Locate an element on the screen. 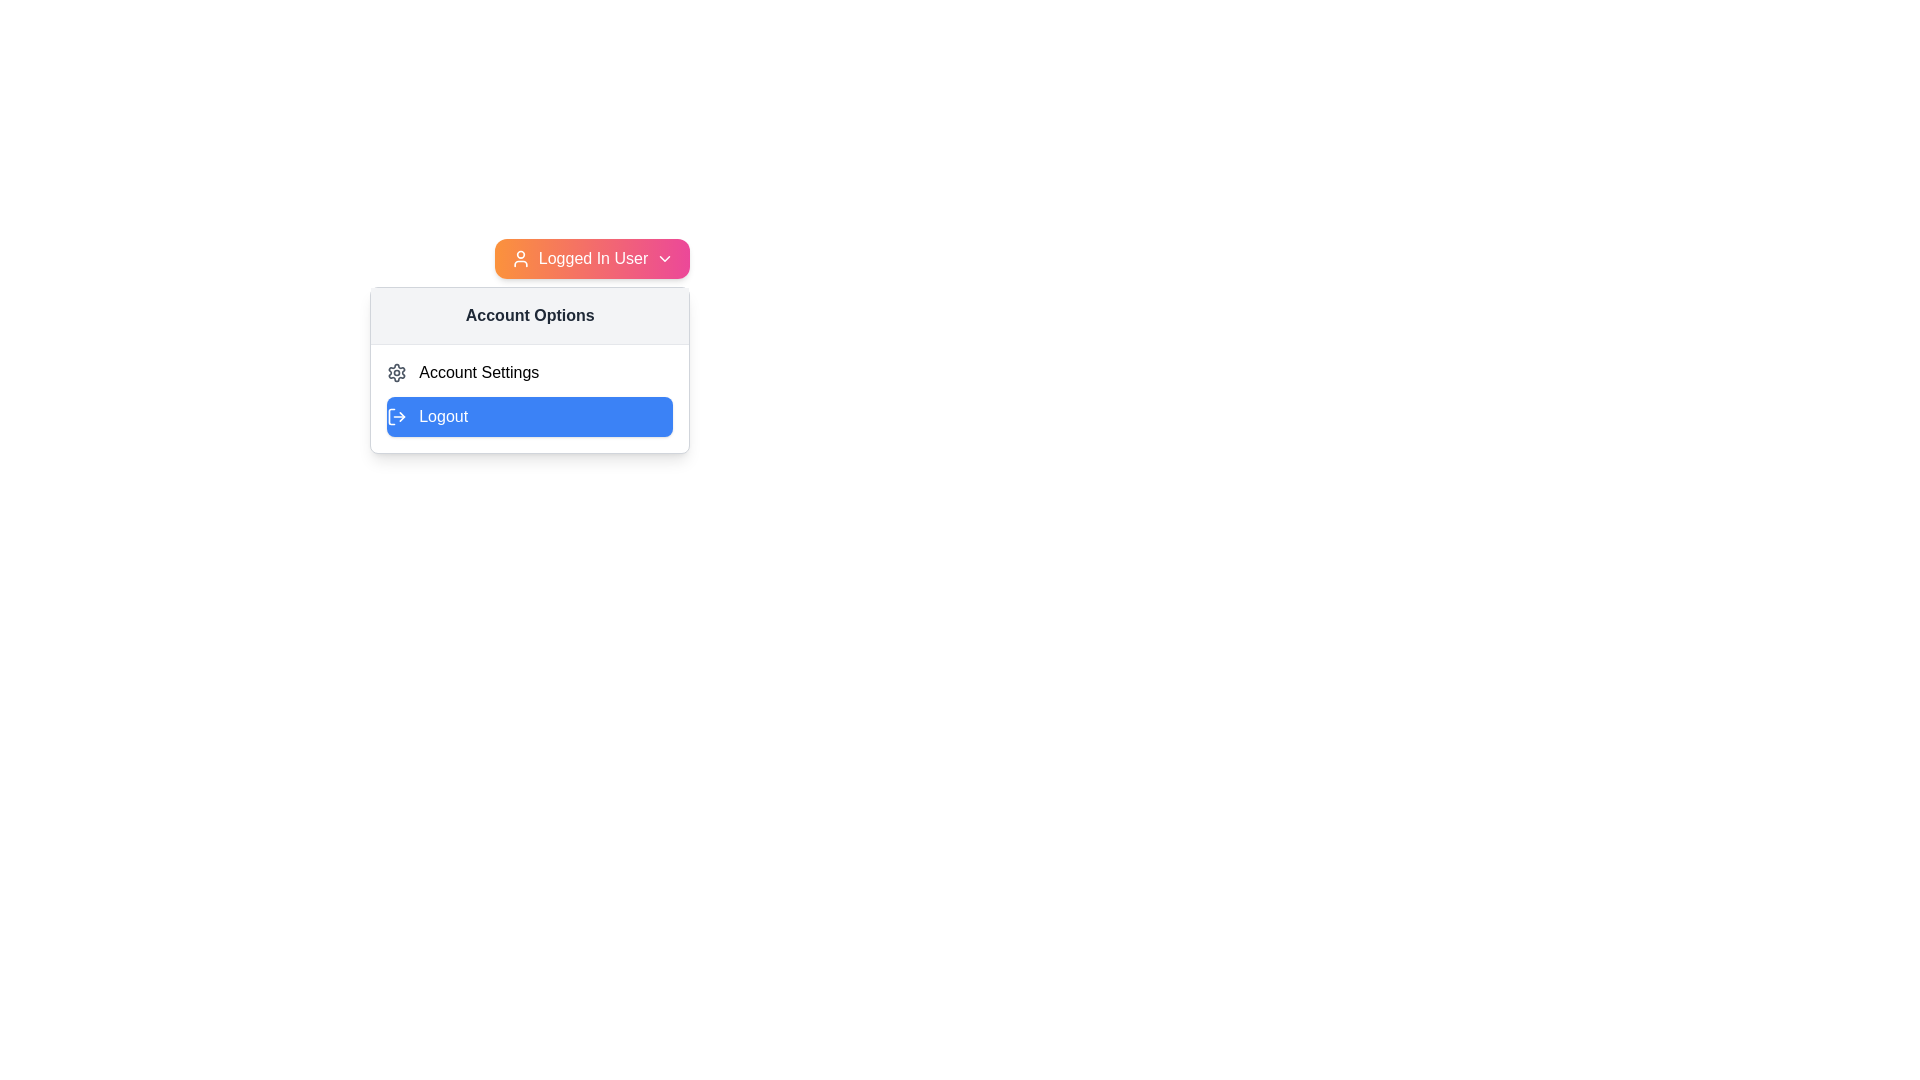 The width and height of the screenshot is (1920, 1080). the visual representation of the user icon, which is a minimalistic line art styled icon located to the left of the 'Logged In User' label is located at coordinates (520, 257).